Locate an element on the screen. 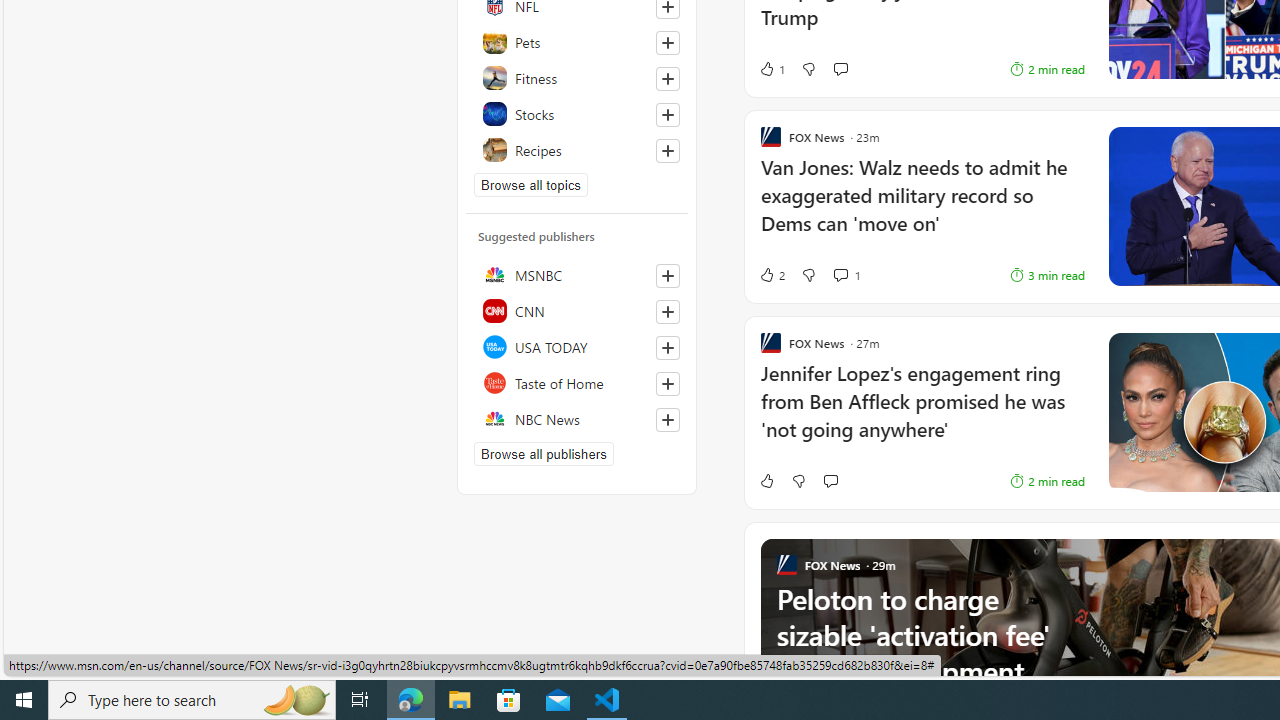 Image resolution: width=1280 pixels, height=720 pixels. 'Stocks' is located at coordinates (576, 114).